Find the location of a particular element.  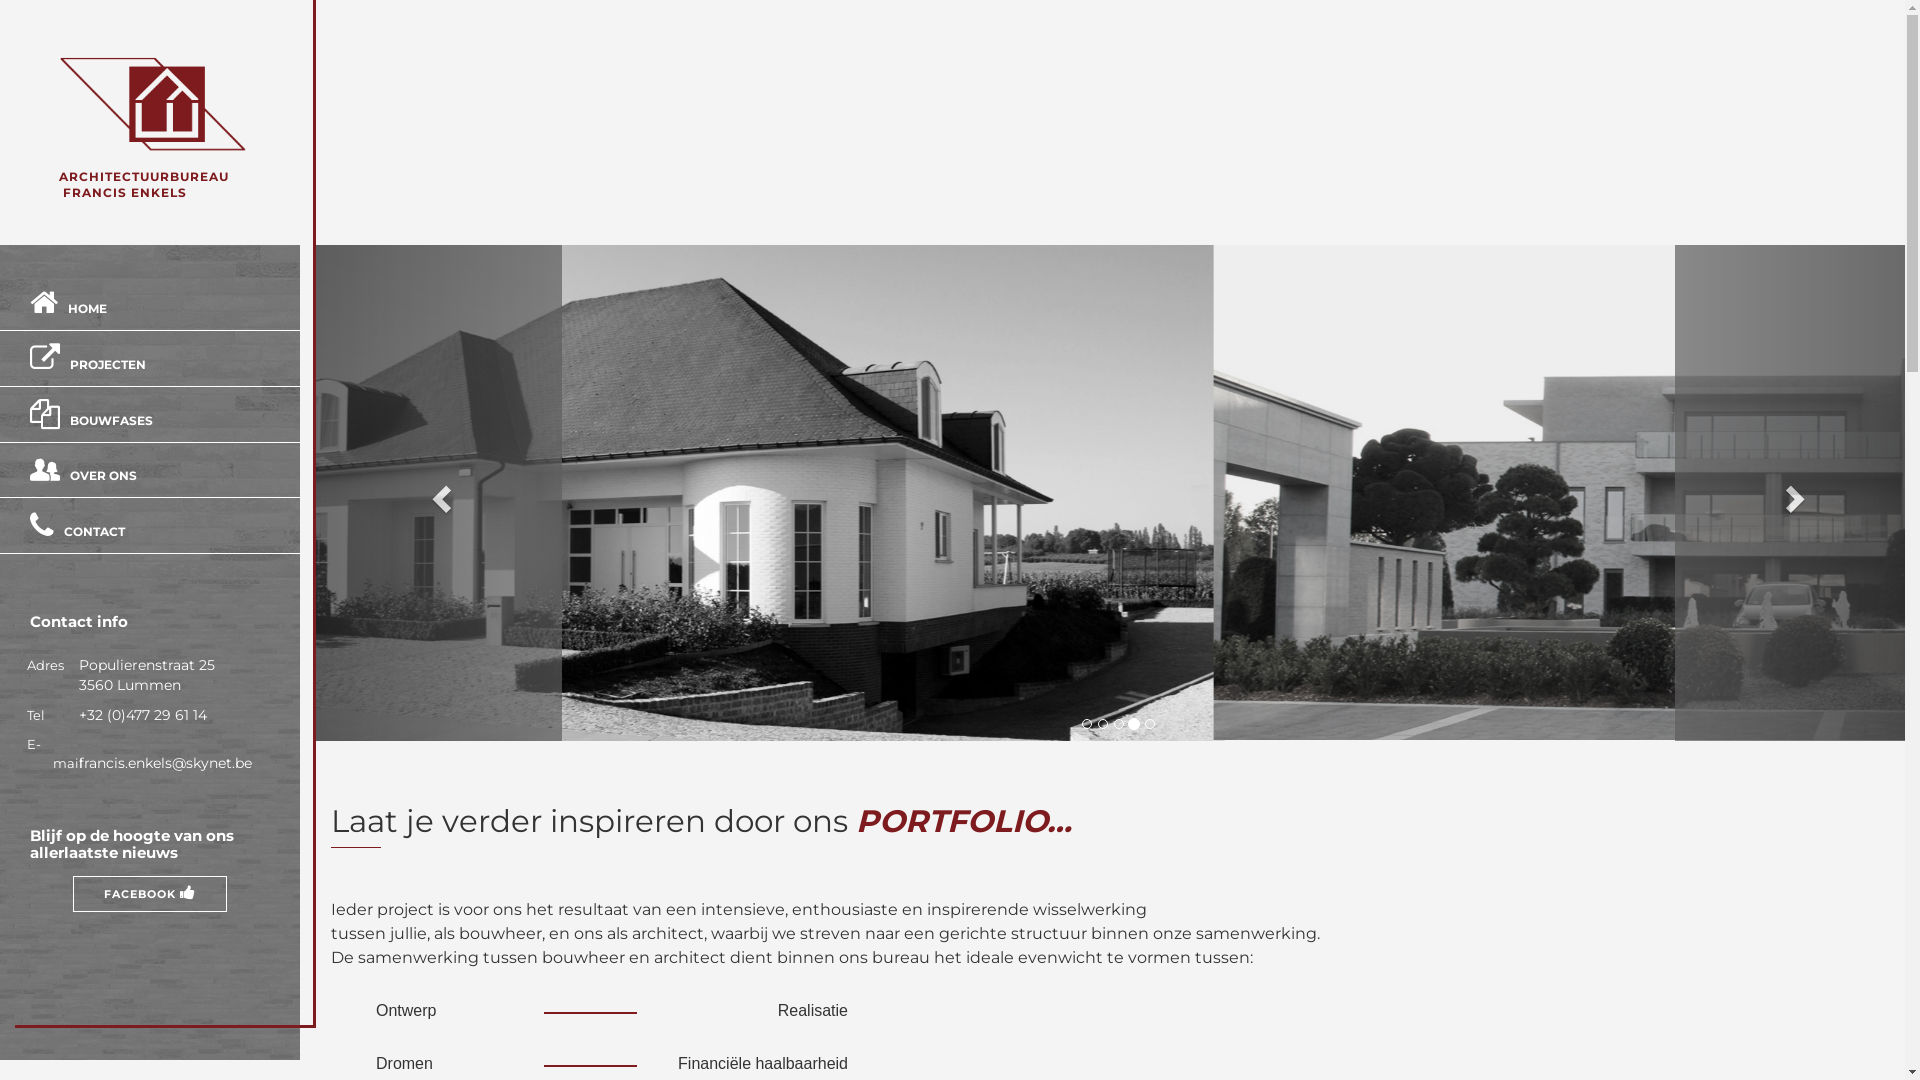

'Populierenstraat 25 is located at coordinates (141, 675).